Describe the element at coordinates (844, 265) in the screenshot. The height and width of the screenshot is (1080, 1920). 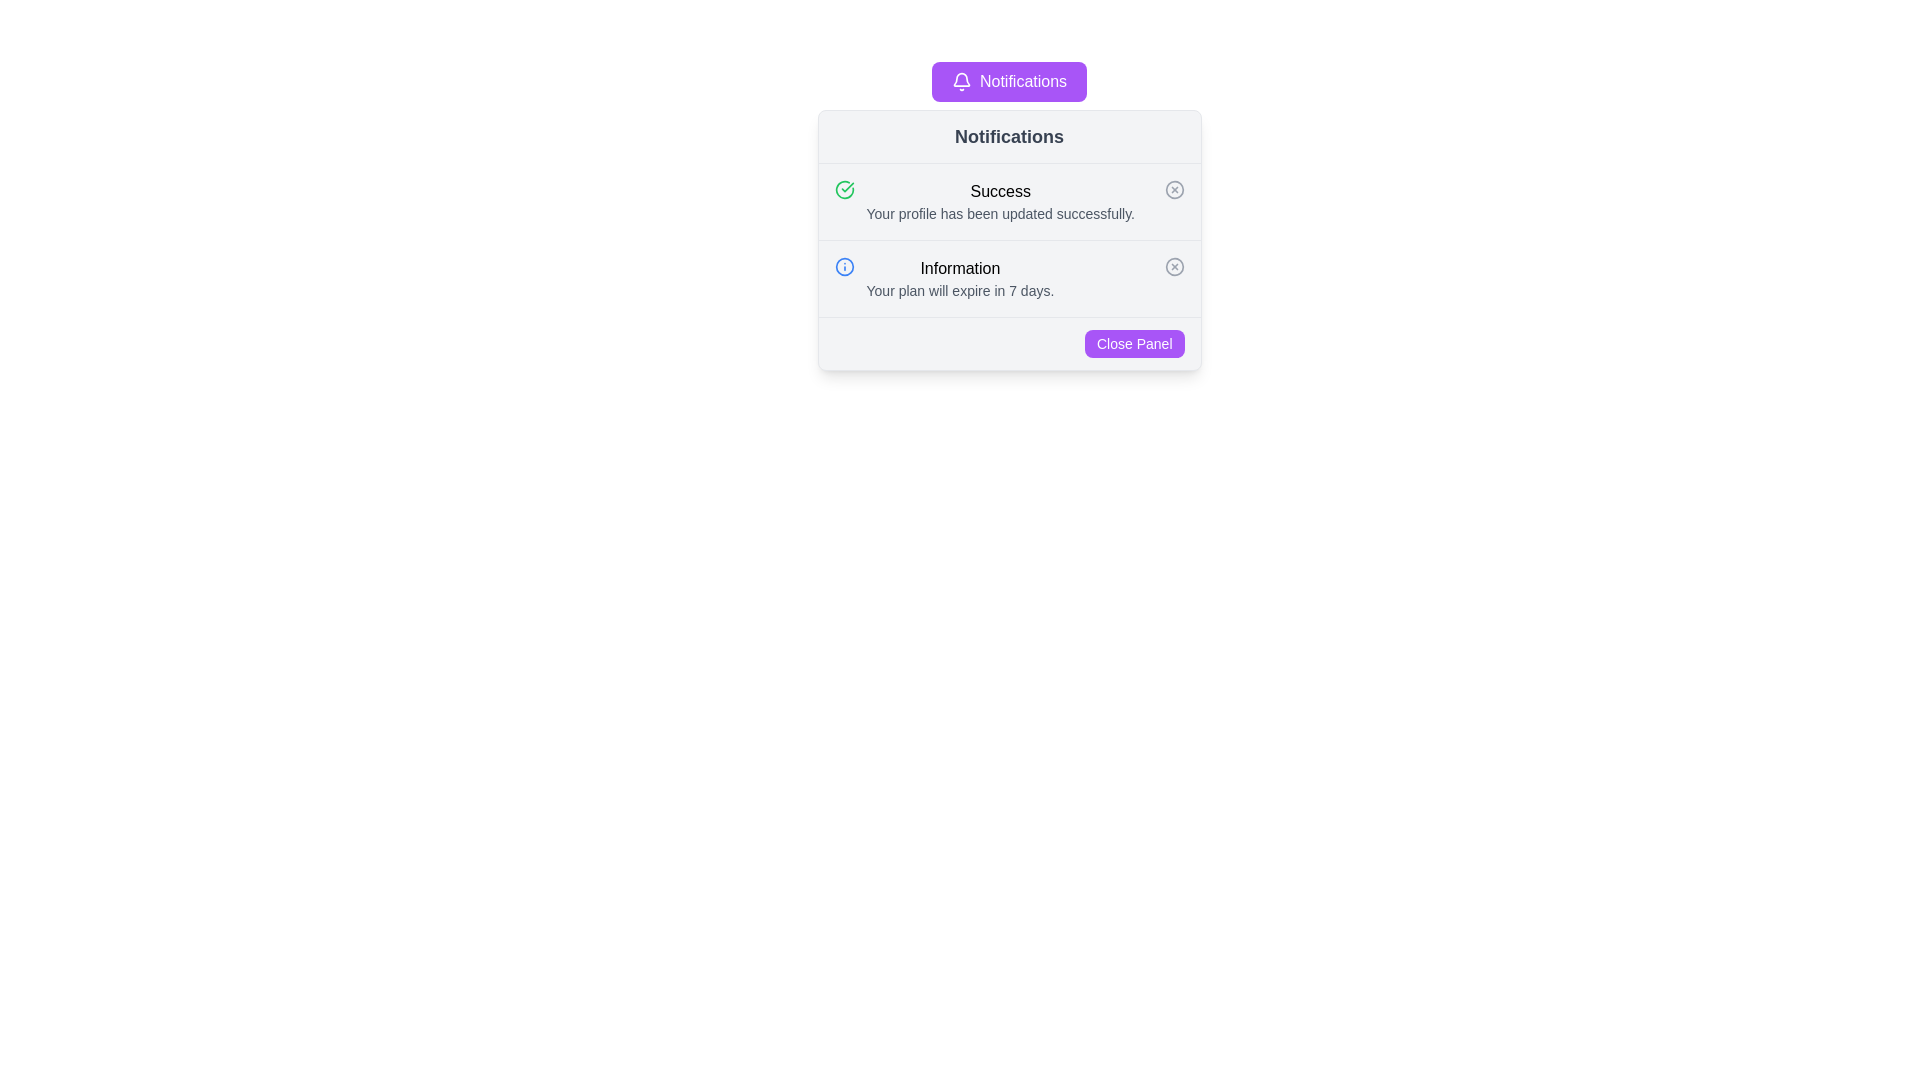
I see `the information icon, which is a blue circular outline with a lowercase 'i' in the center, located next to the text 'Information' in the second notification of the panel` at that location.